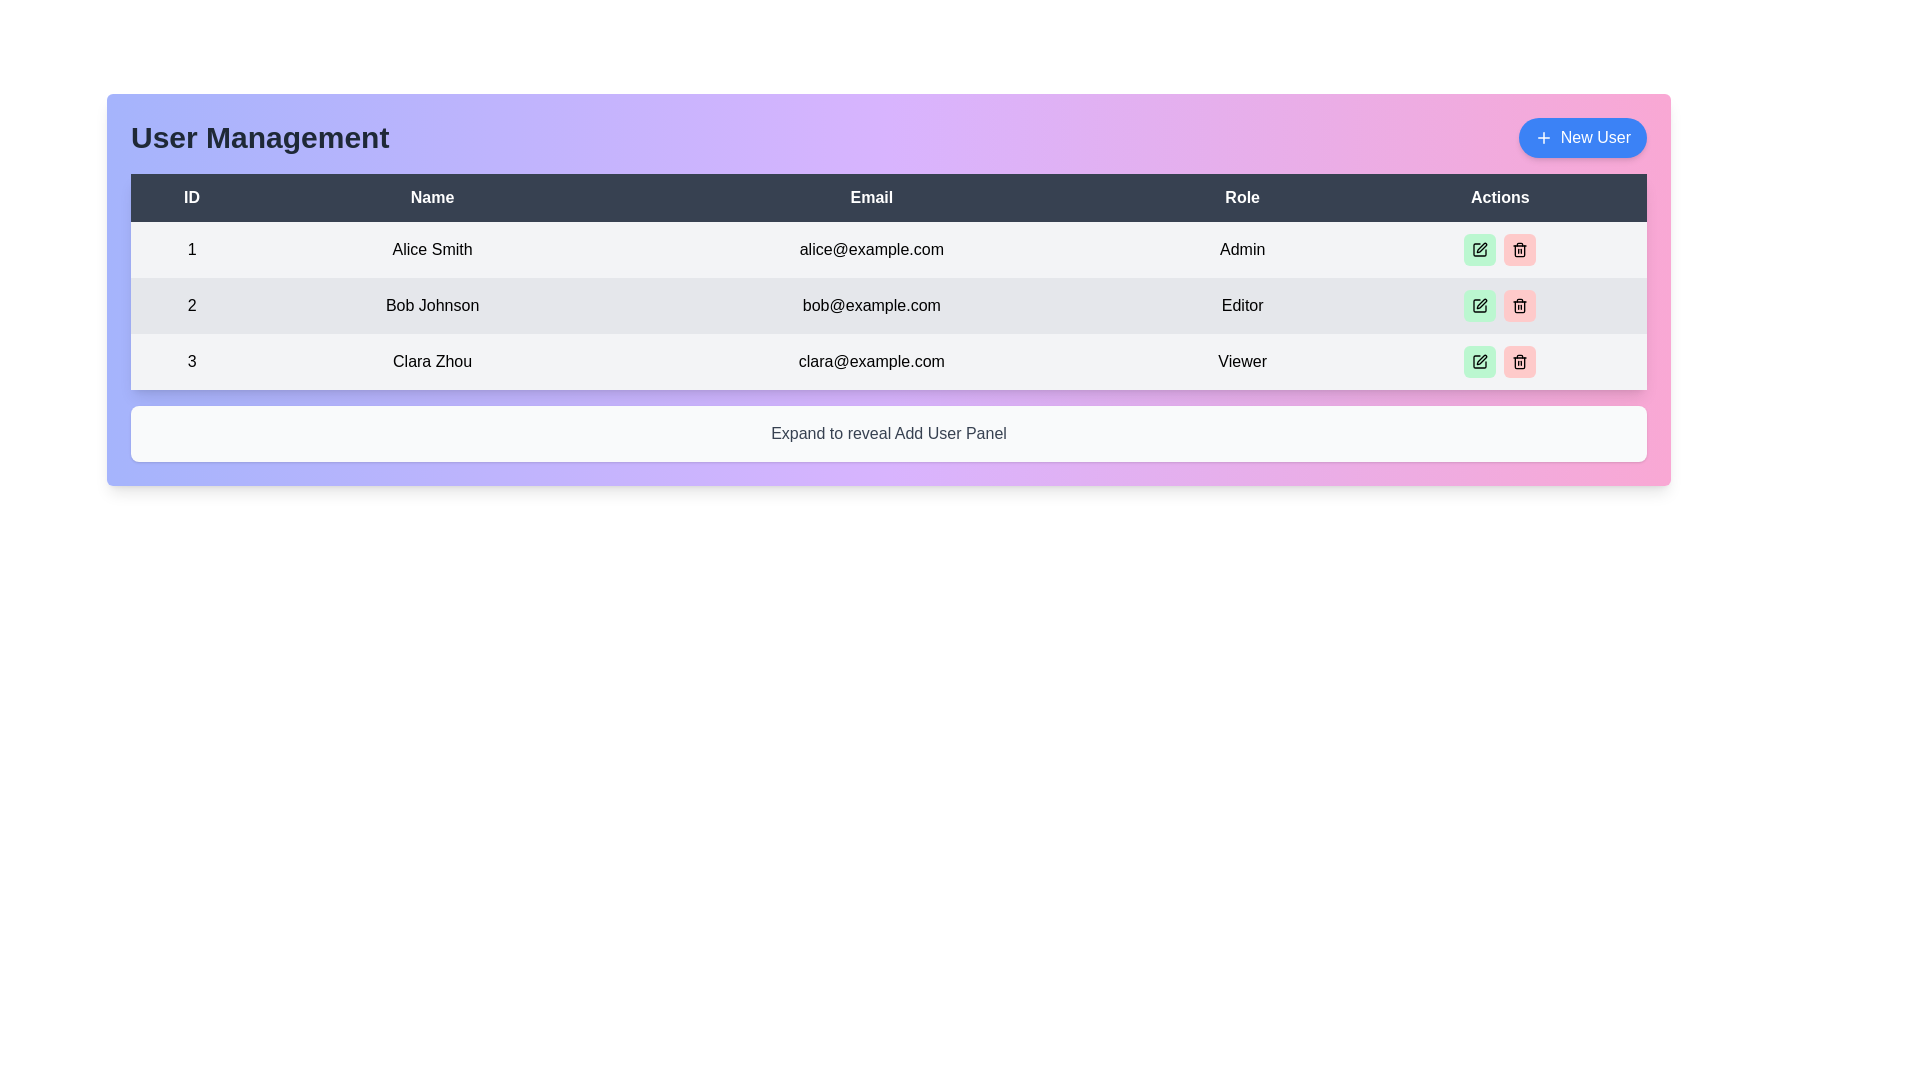 The height and width of the screenshot is (1080, 1920). What do you see at coordinates (1500, 305) in the screenshot?
I see `the Divider element located in the 'Actions' column of the table row corresponding to 'Bob Johnson', positioned between the green 'Edit' button and the red 'Delete' button` at bounding box center [1500, 305].